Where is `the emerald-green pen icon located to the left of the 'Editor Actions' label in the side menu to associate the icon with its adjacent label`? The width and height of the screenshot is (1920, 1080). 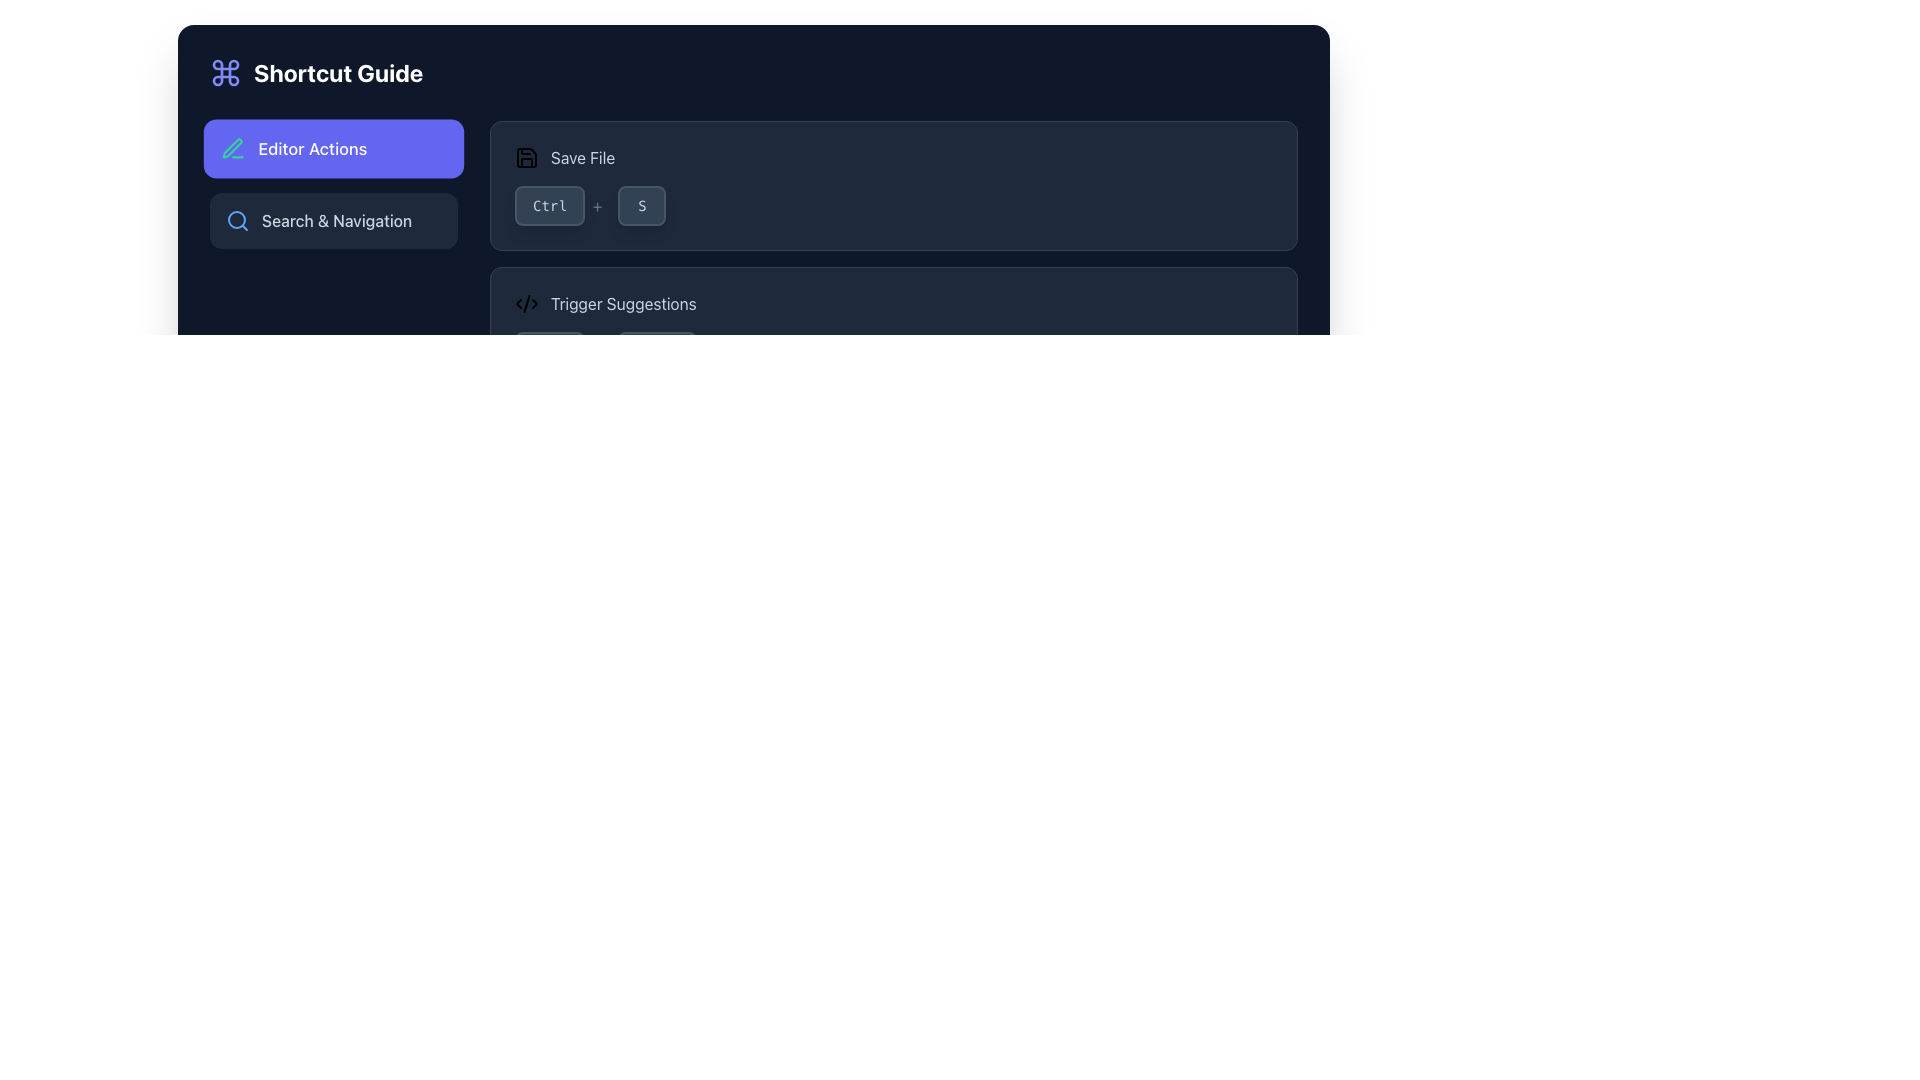
the emerald-green pen icon located to the left of the 'Editor Actions' label in the side menu to associate the icon with its adjacent label is located at coordinates (232, 147).